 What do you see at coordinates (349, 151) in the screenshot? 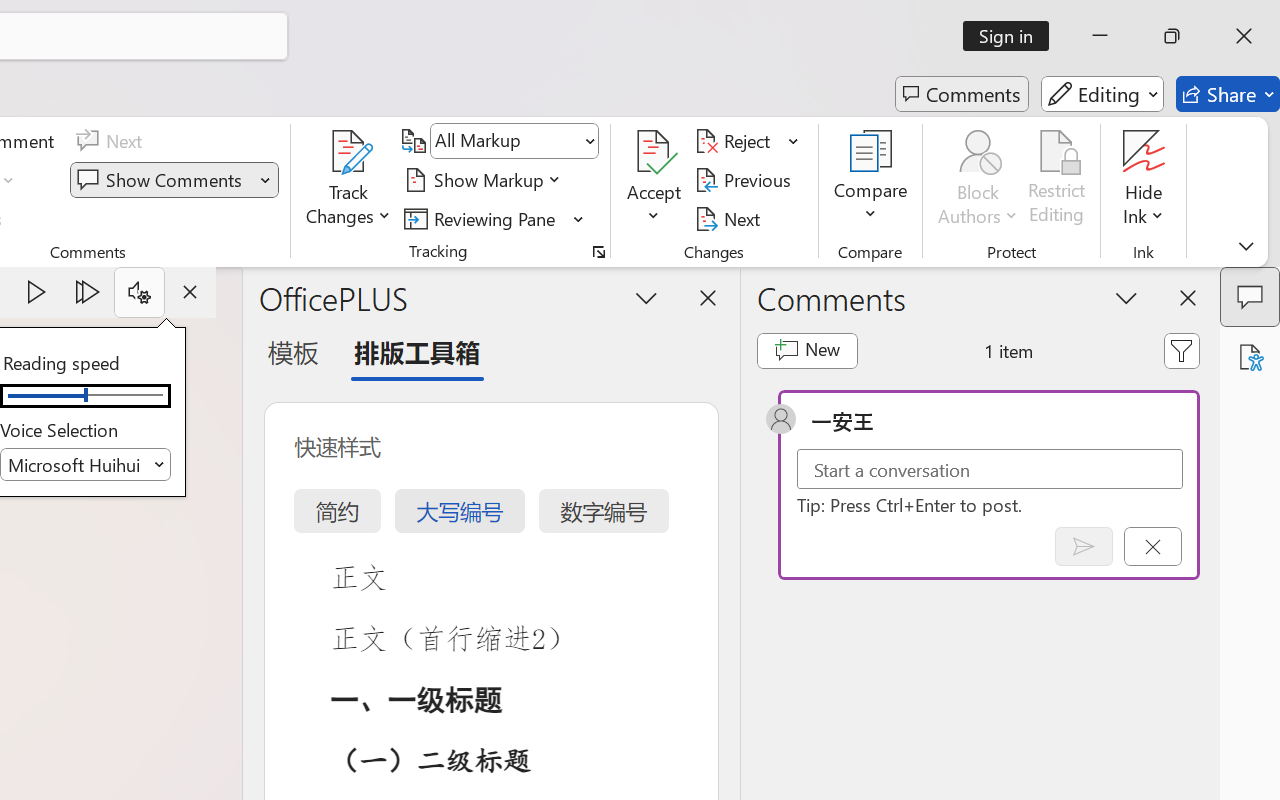
I see `'Track Changes'` at bounding box center [349, 151].